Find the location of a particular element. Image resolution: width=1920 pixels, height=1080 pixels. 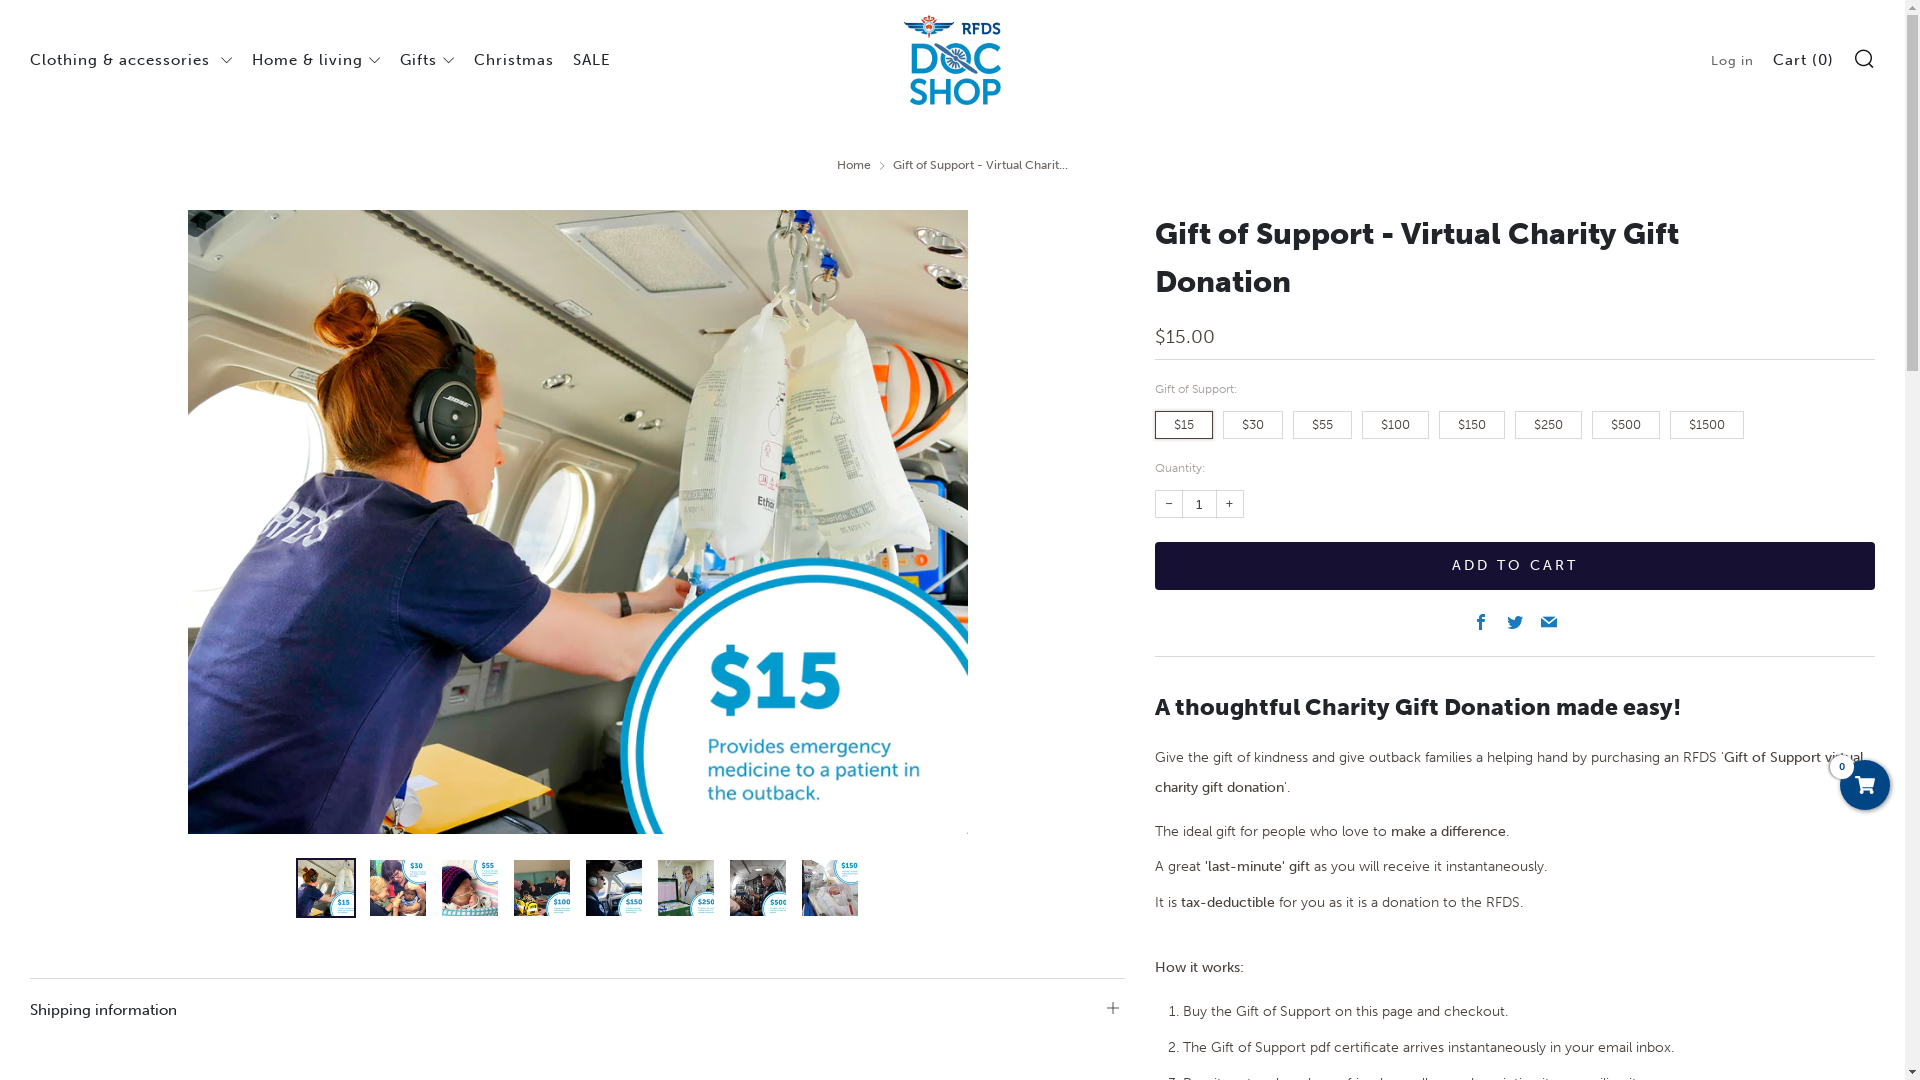

'Clothing & accessories' is located at coordinates (130, 59).